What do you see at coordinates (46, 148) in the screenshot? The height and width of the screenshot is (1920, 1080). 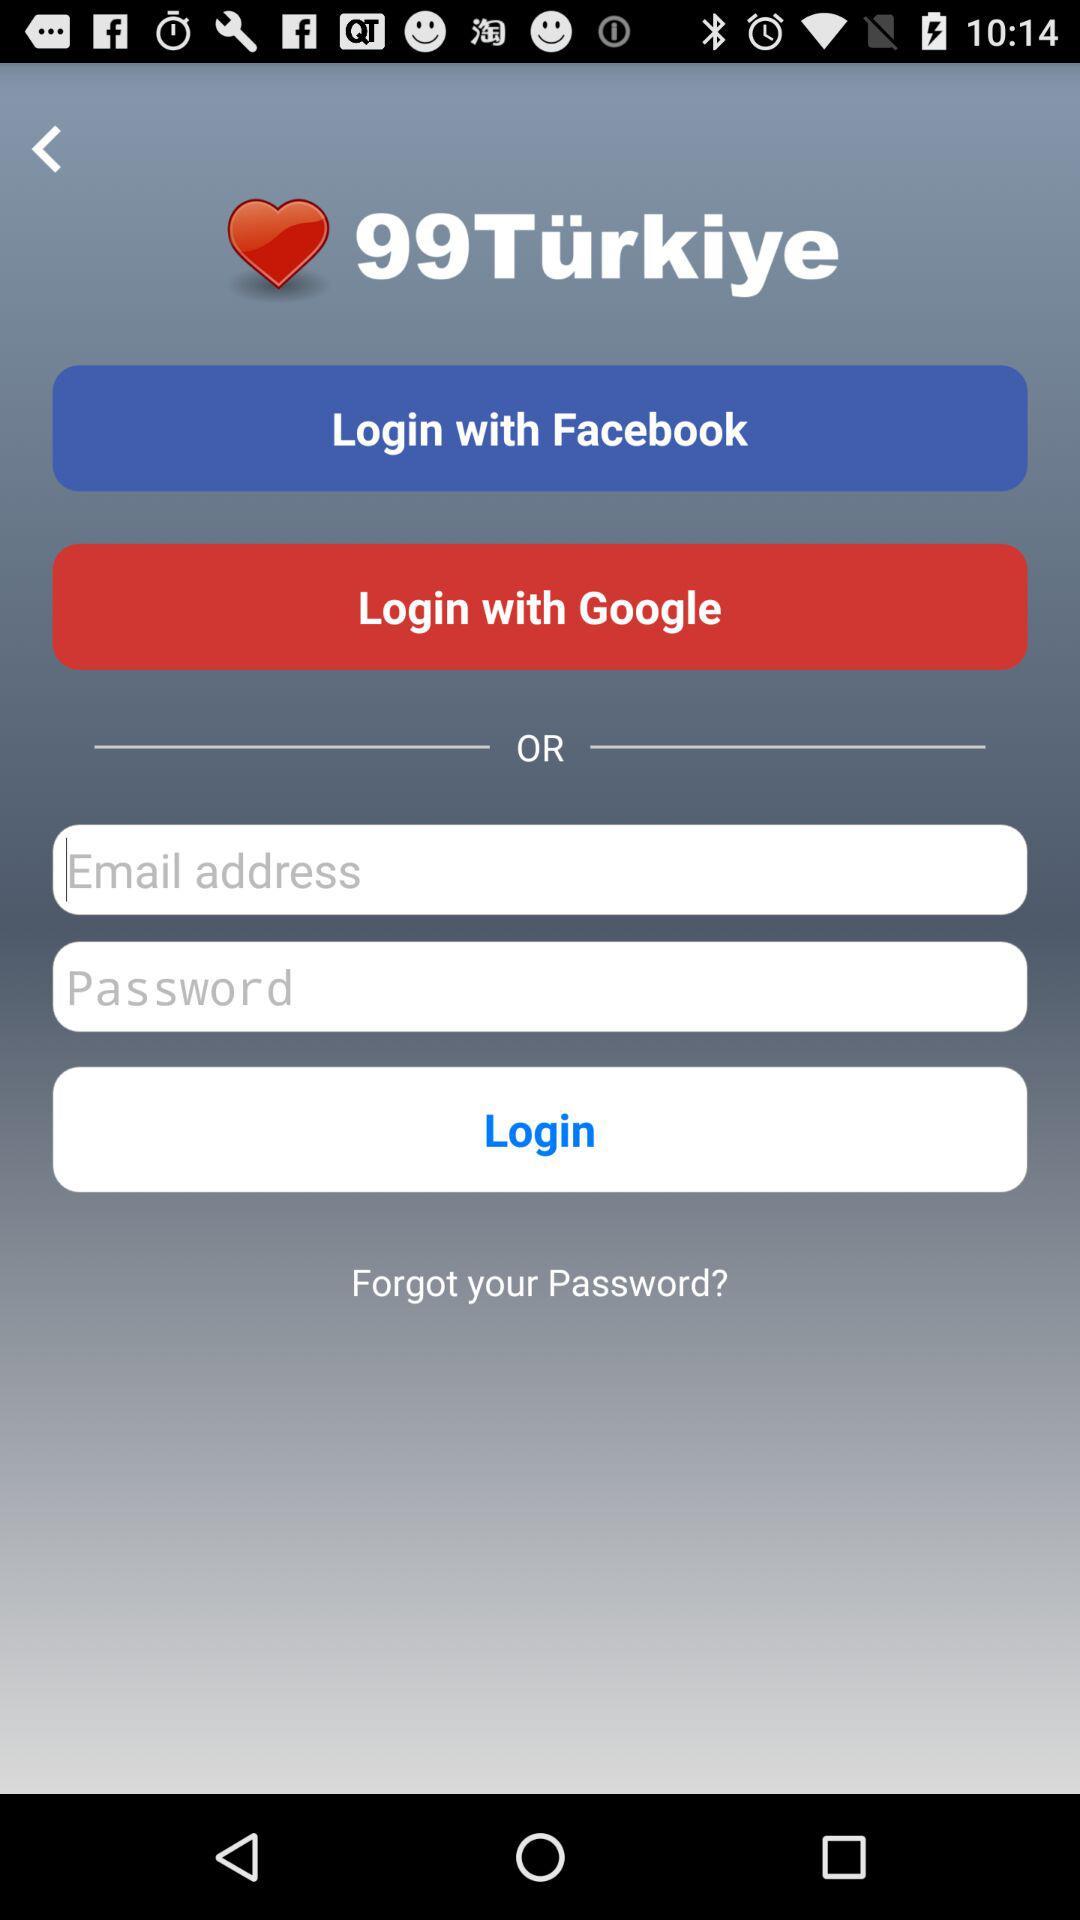 I see `the item at the top left corner` at bounding box center [46, 148].